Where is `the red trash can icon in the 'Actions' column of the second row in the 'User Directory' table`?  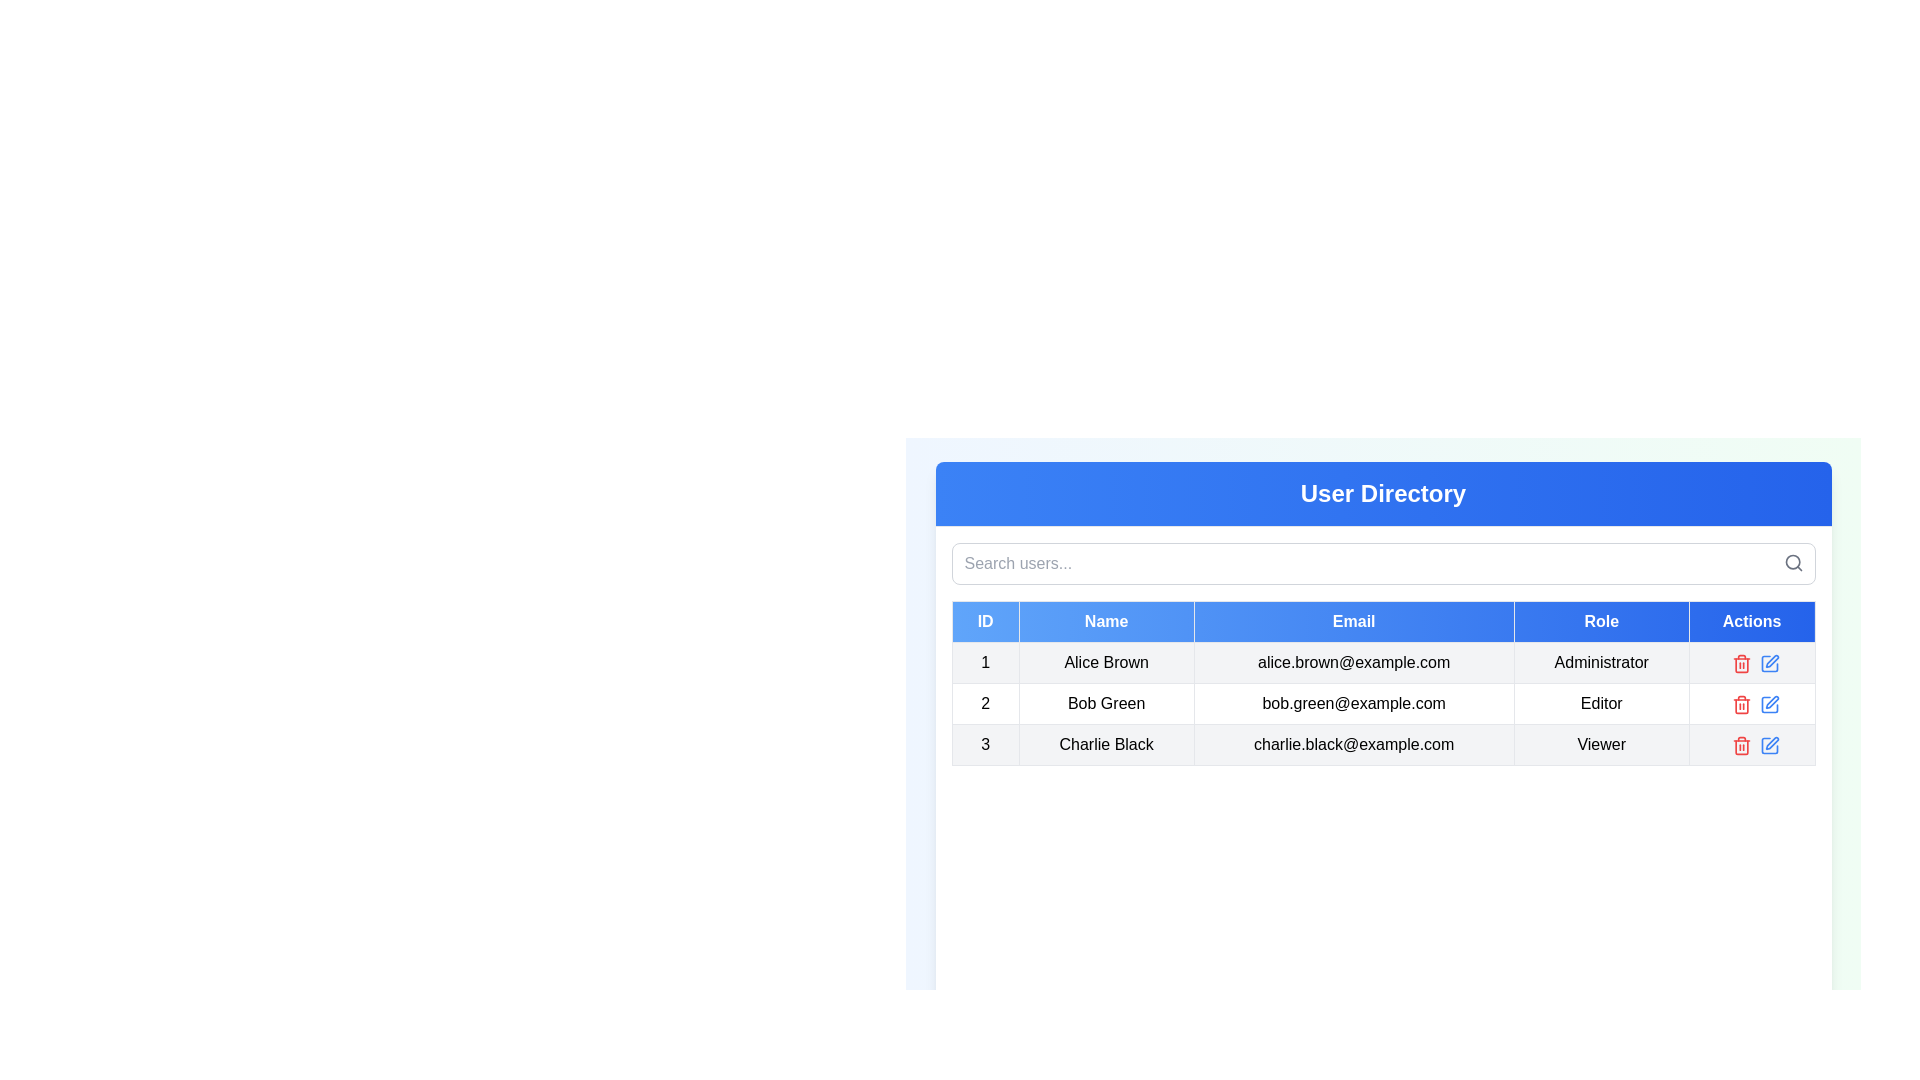 the red trash can icon in the 'Actions' column of the second row in the 'User Directory' table is located at coordinates (1741, 703).